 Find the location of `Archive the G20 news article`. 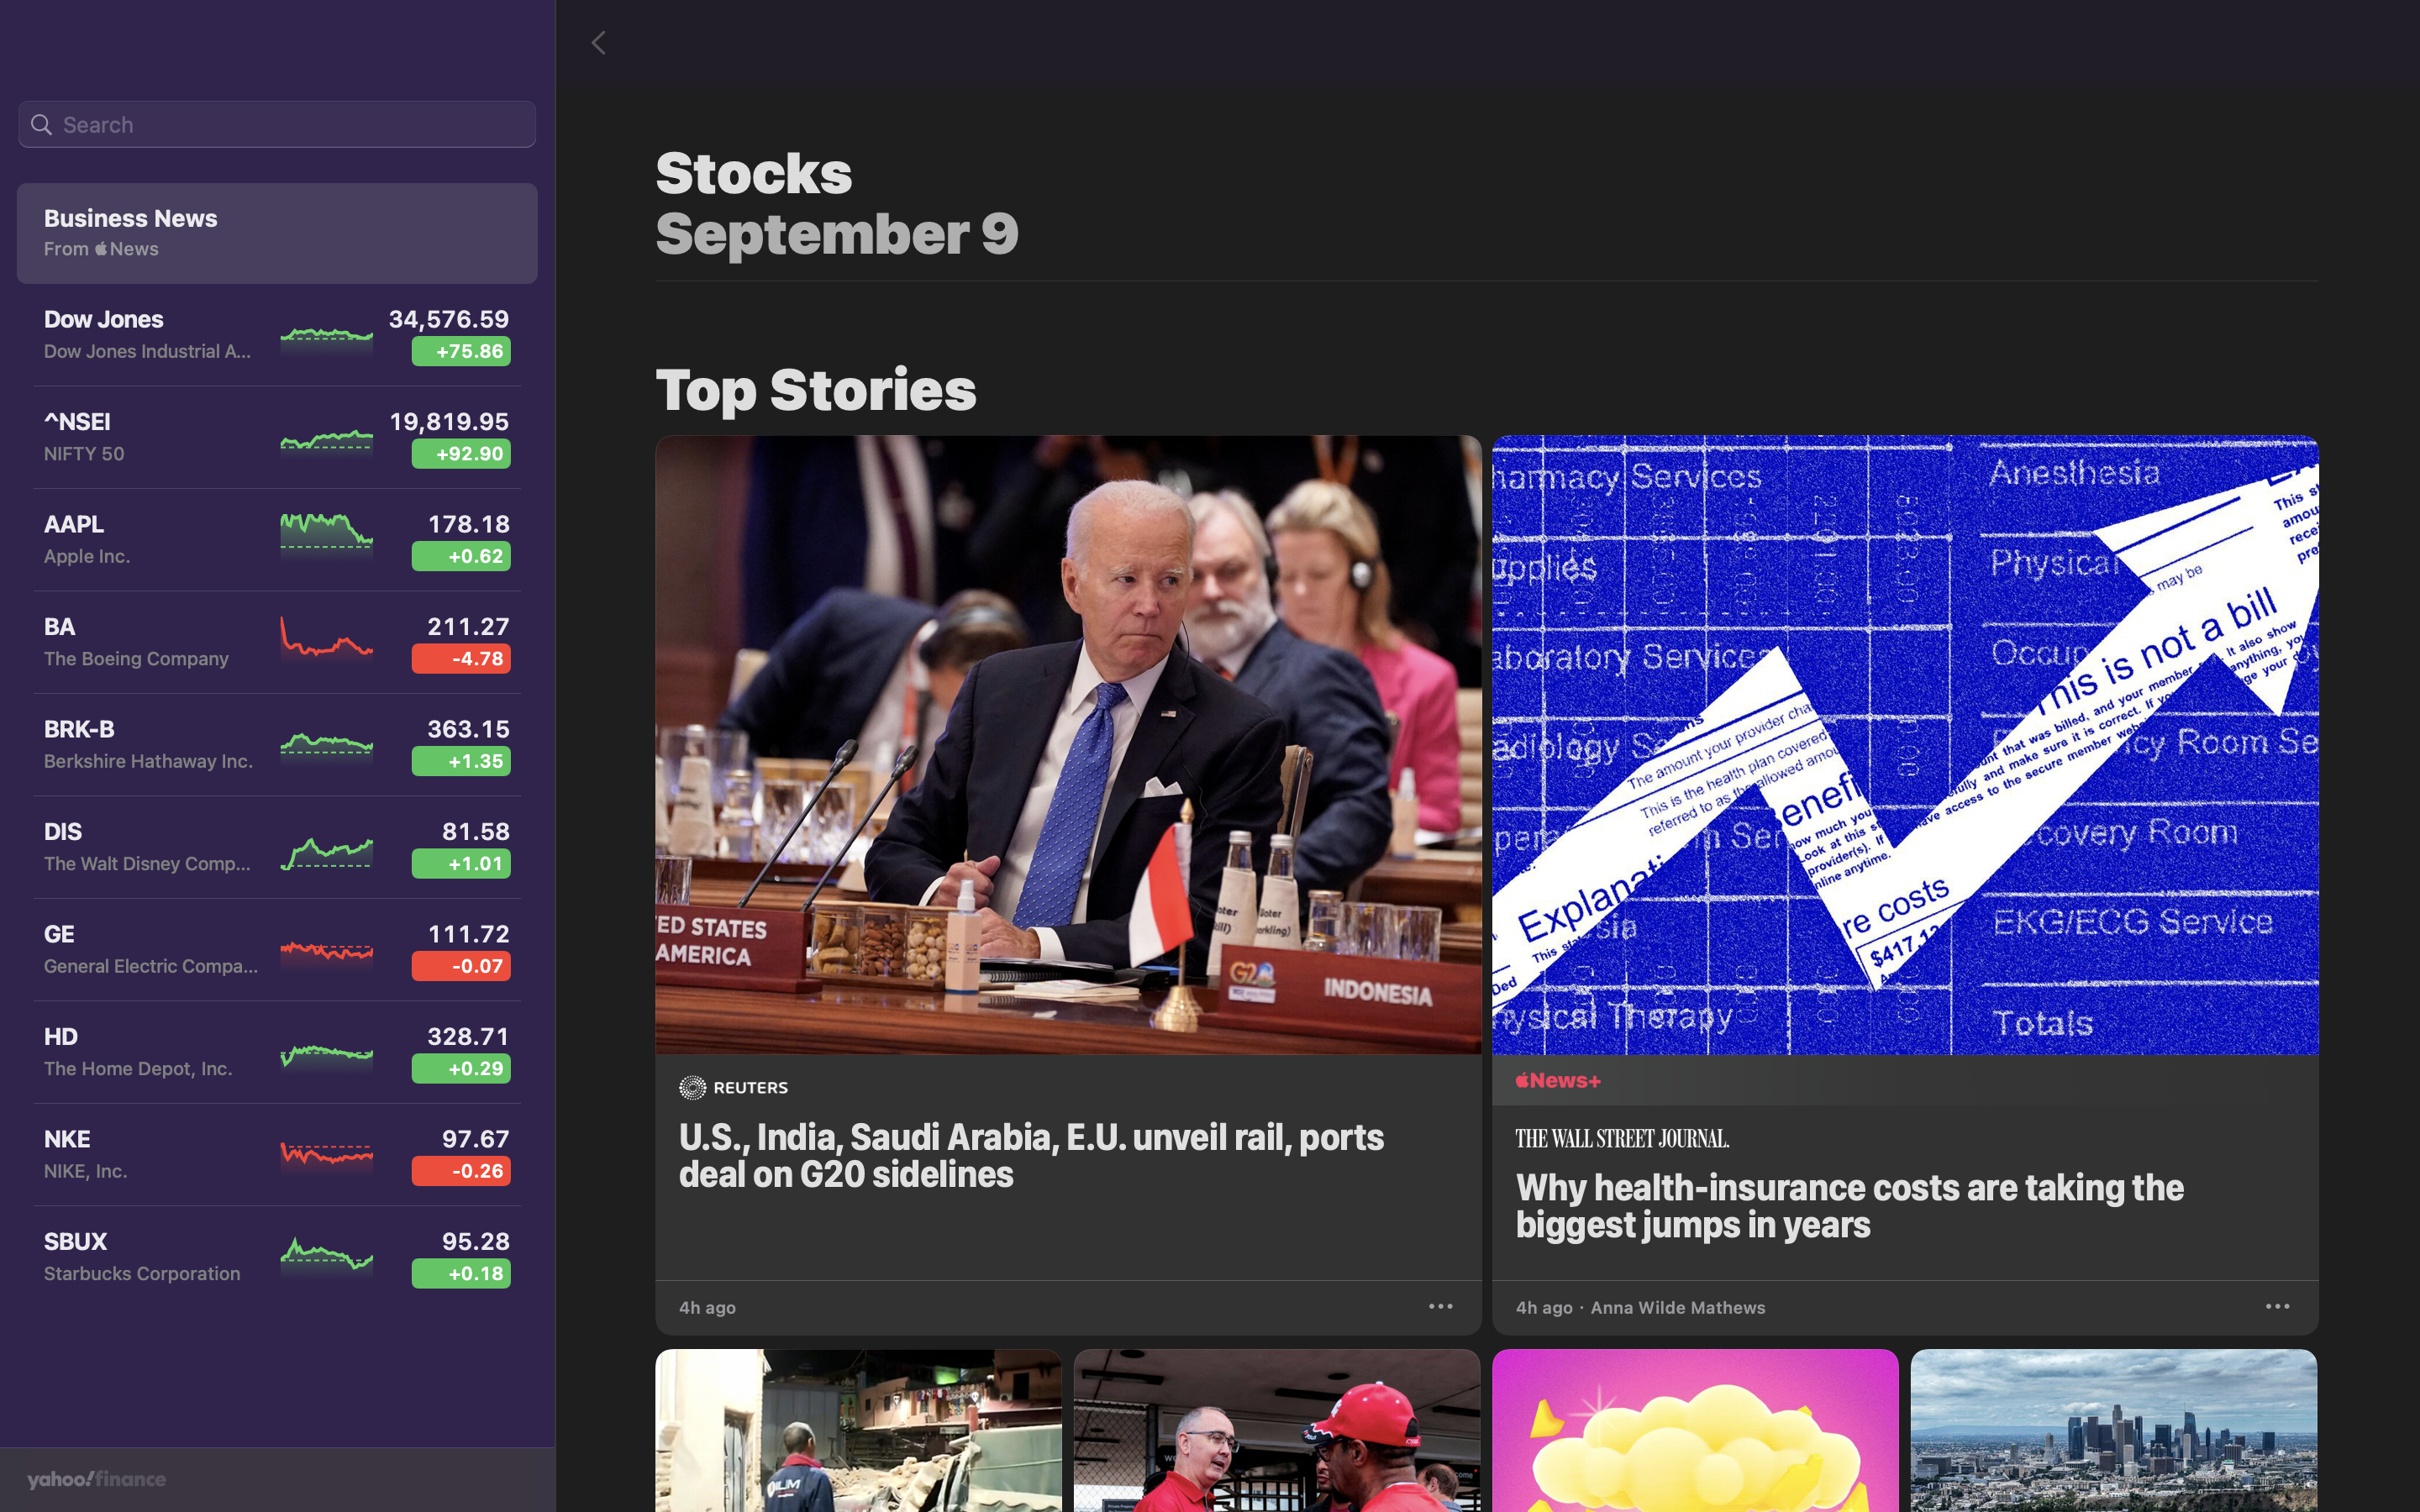

Archive the G20 news article is located at coordinates (1443, 1303).